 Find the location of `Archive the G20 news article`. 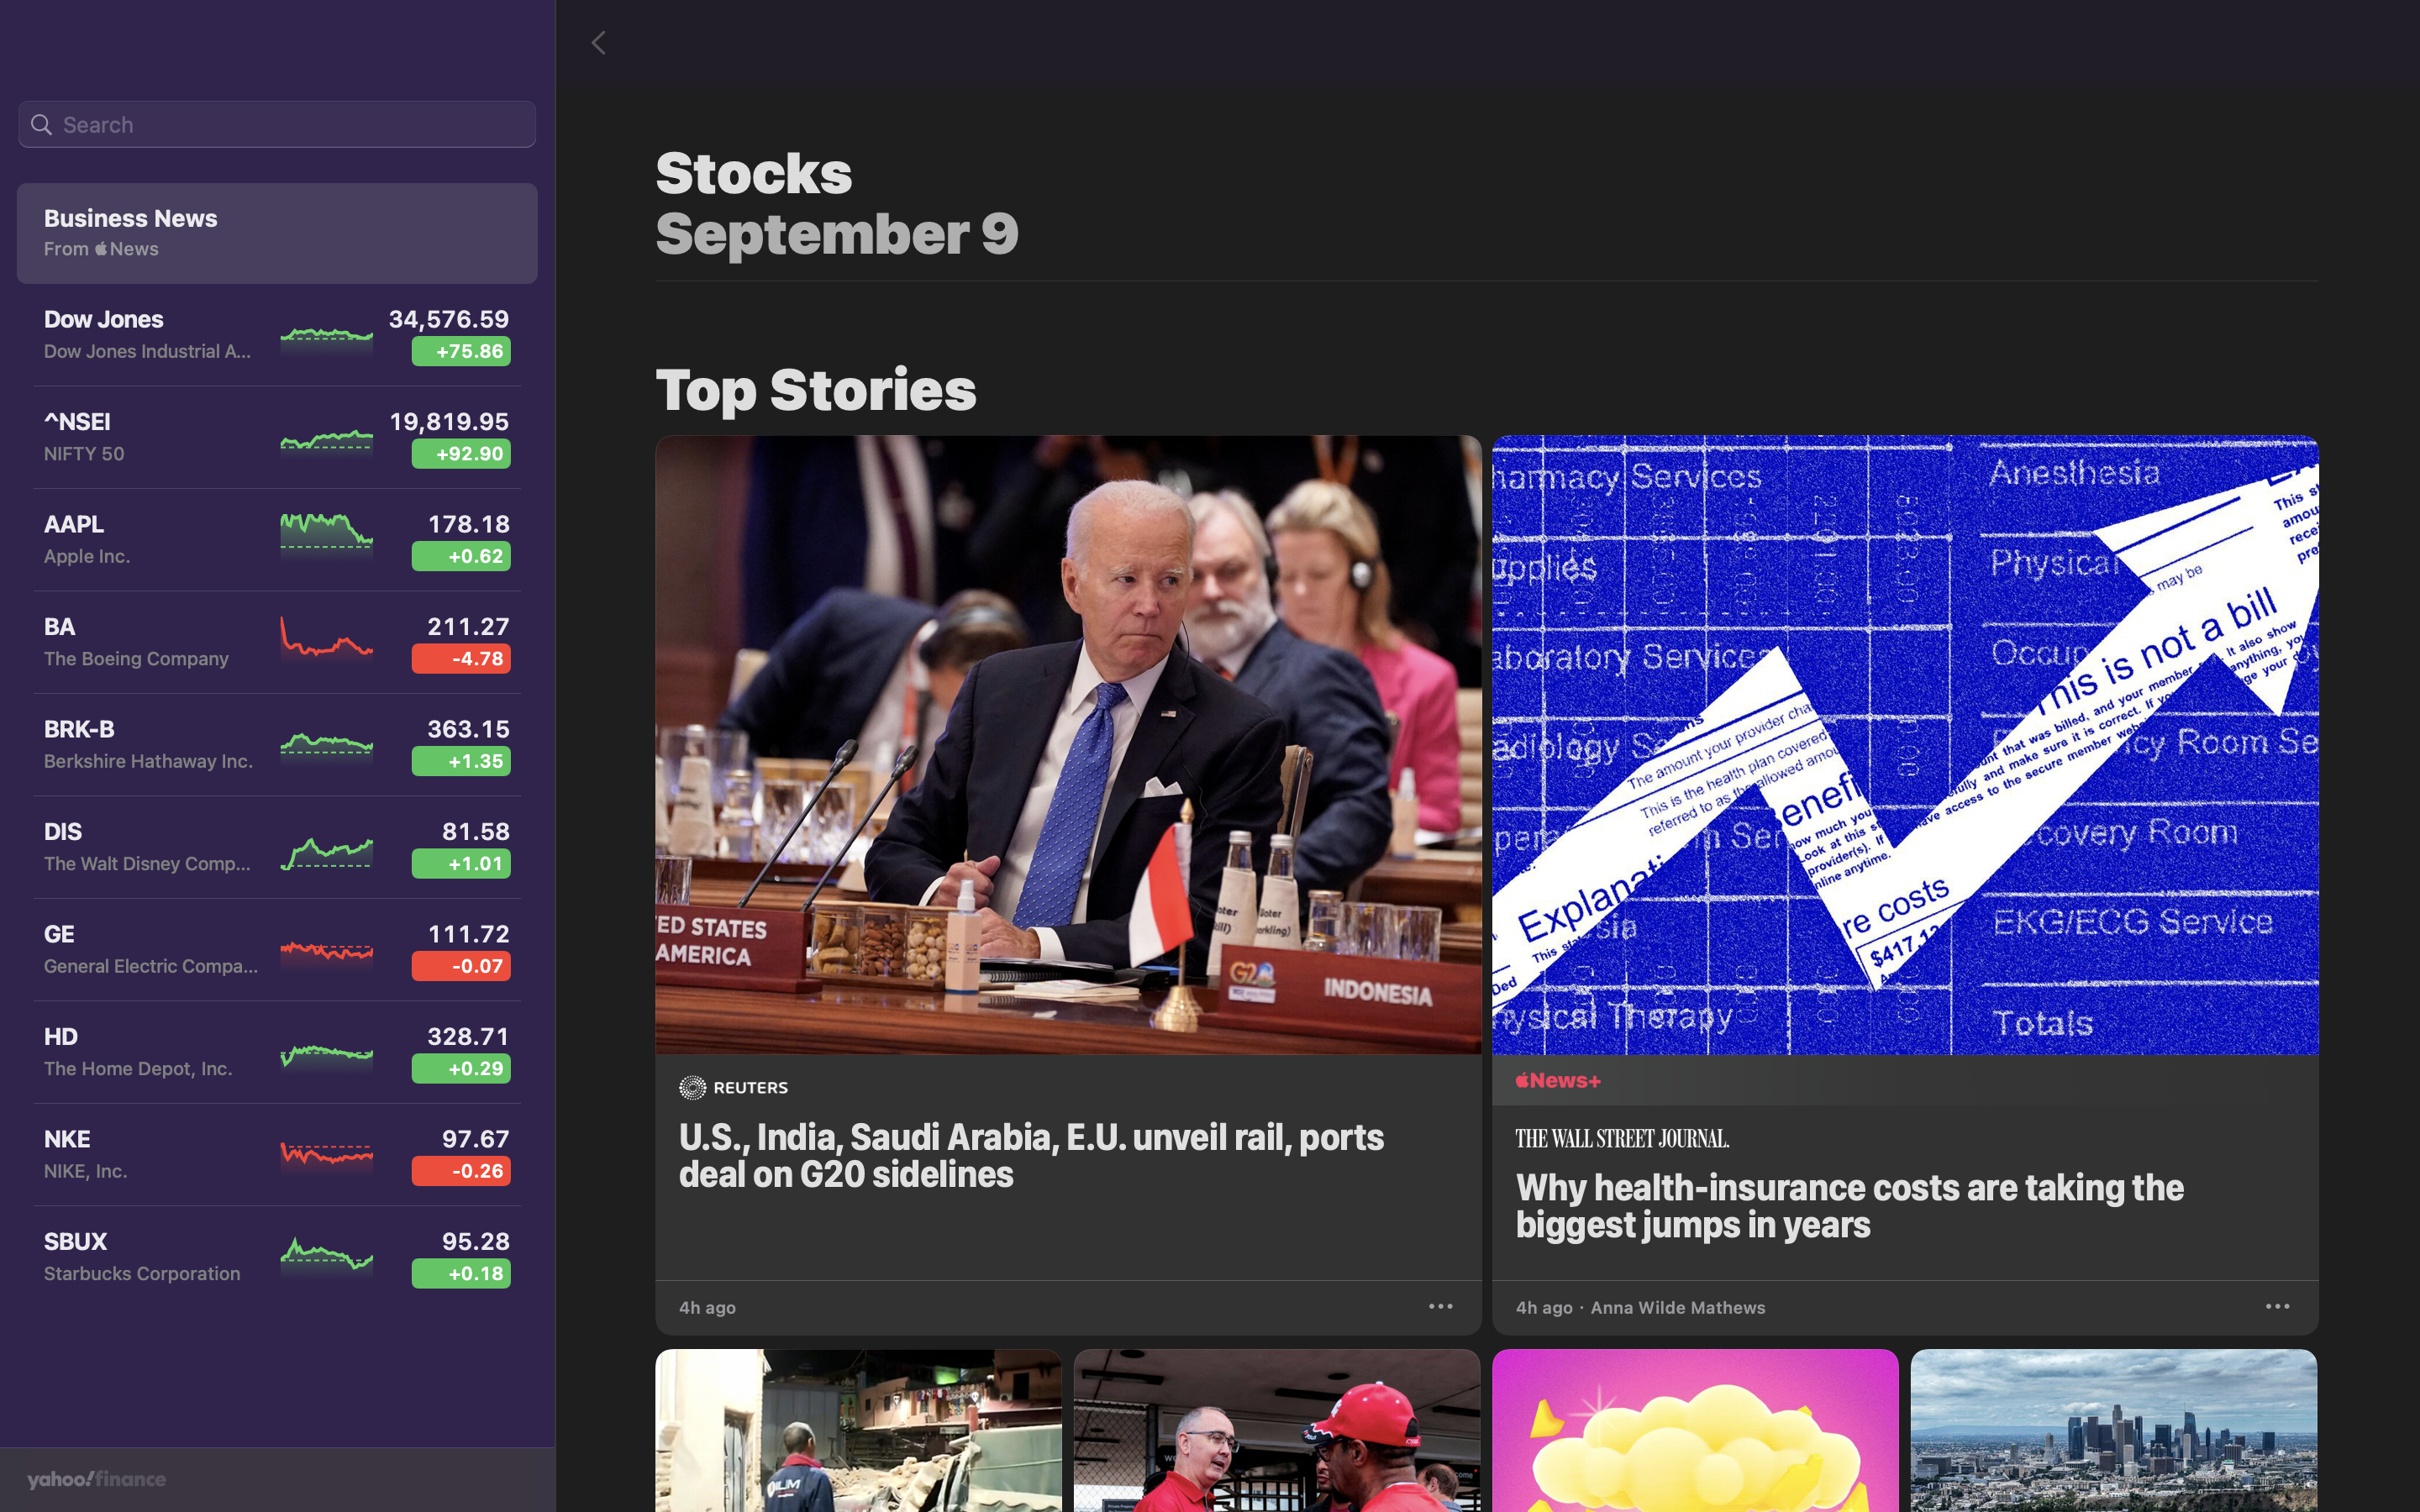

Archive the G20 news article is located at coordinates (1443, 1303).